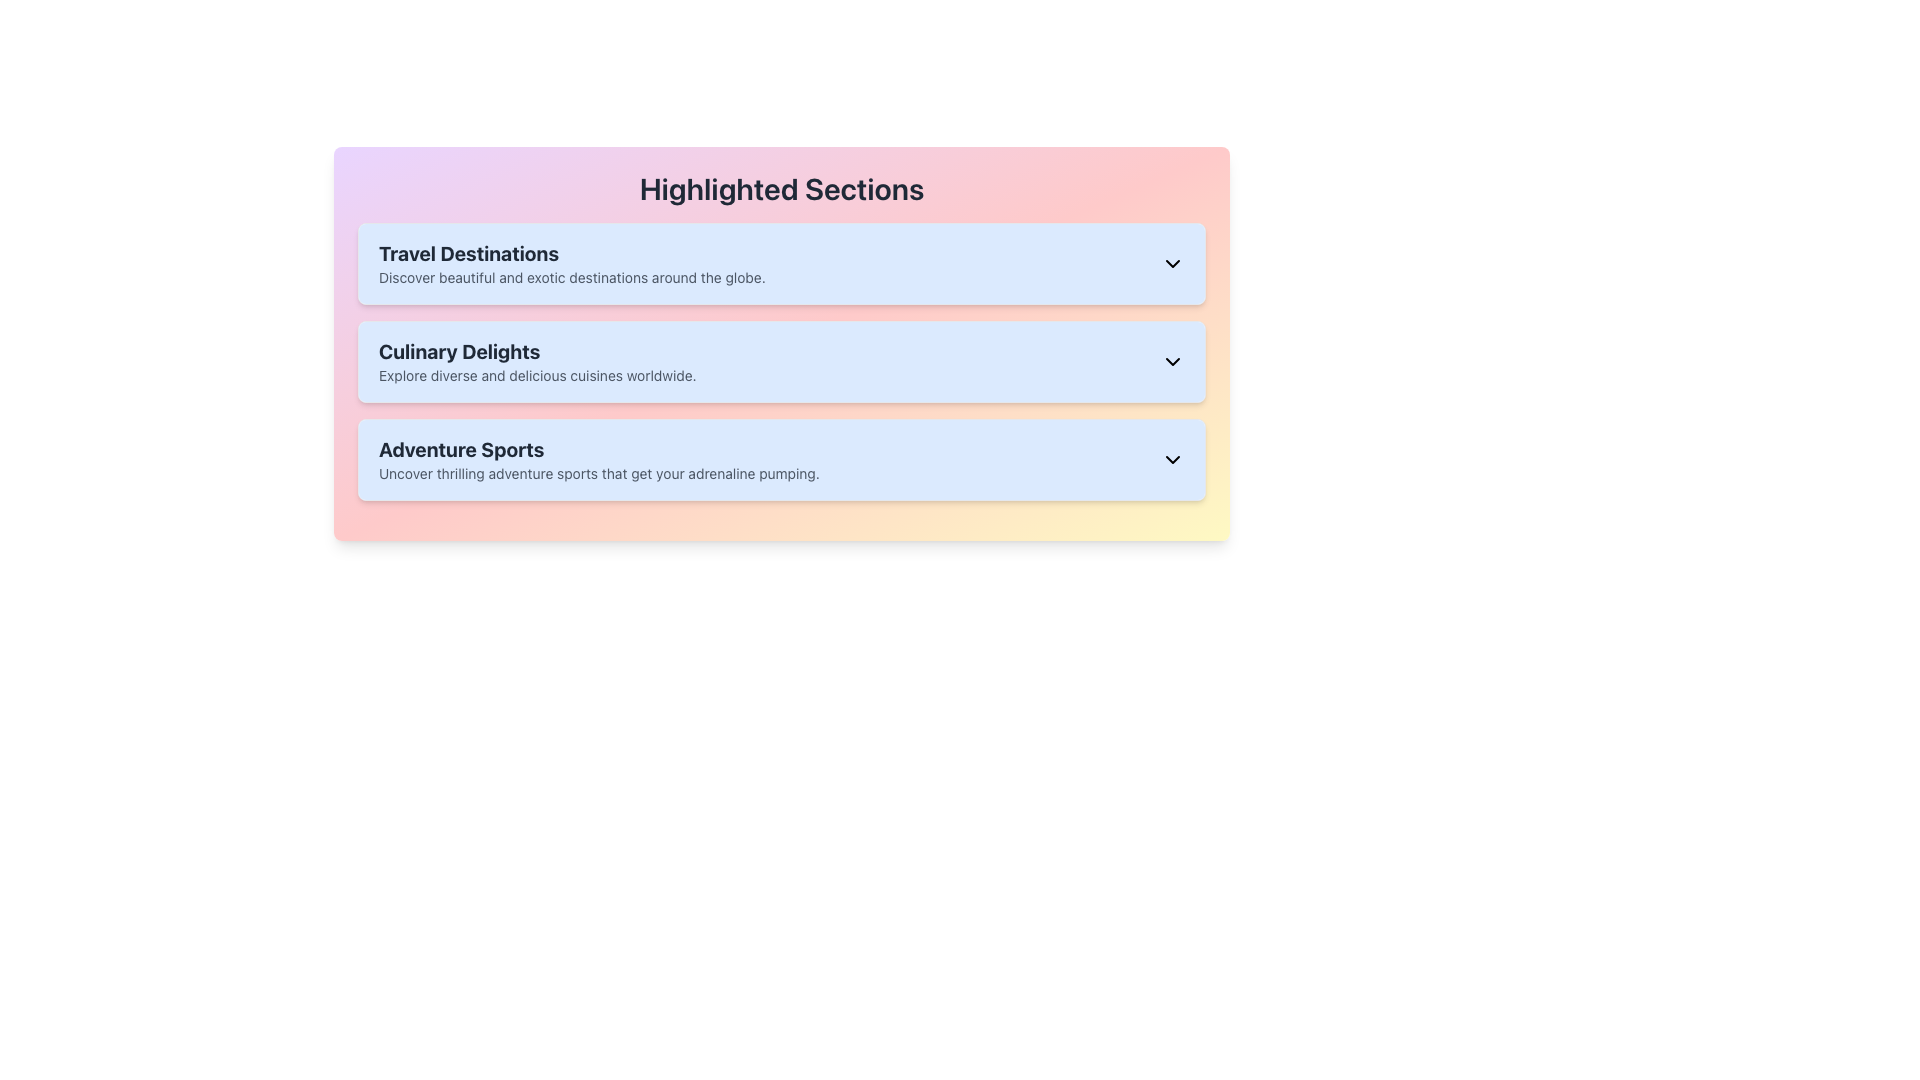 This screenshot has height=1080, width=1920. What do you see at coordinates (781, 459) in the screenshot?
I see `the Collapsible Section Header labeled 'Adventure Sports'` at bounding box center [781, 459].